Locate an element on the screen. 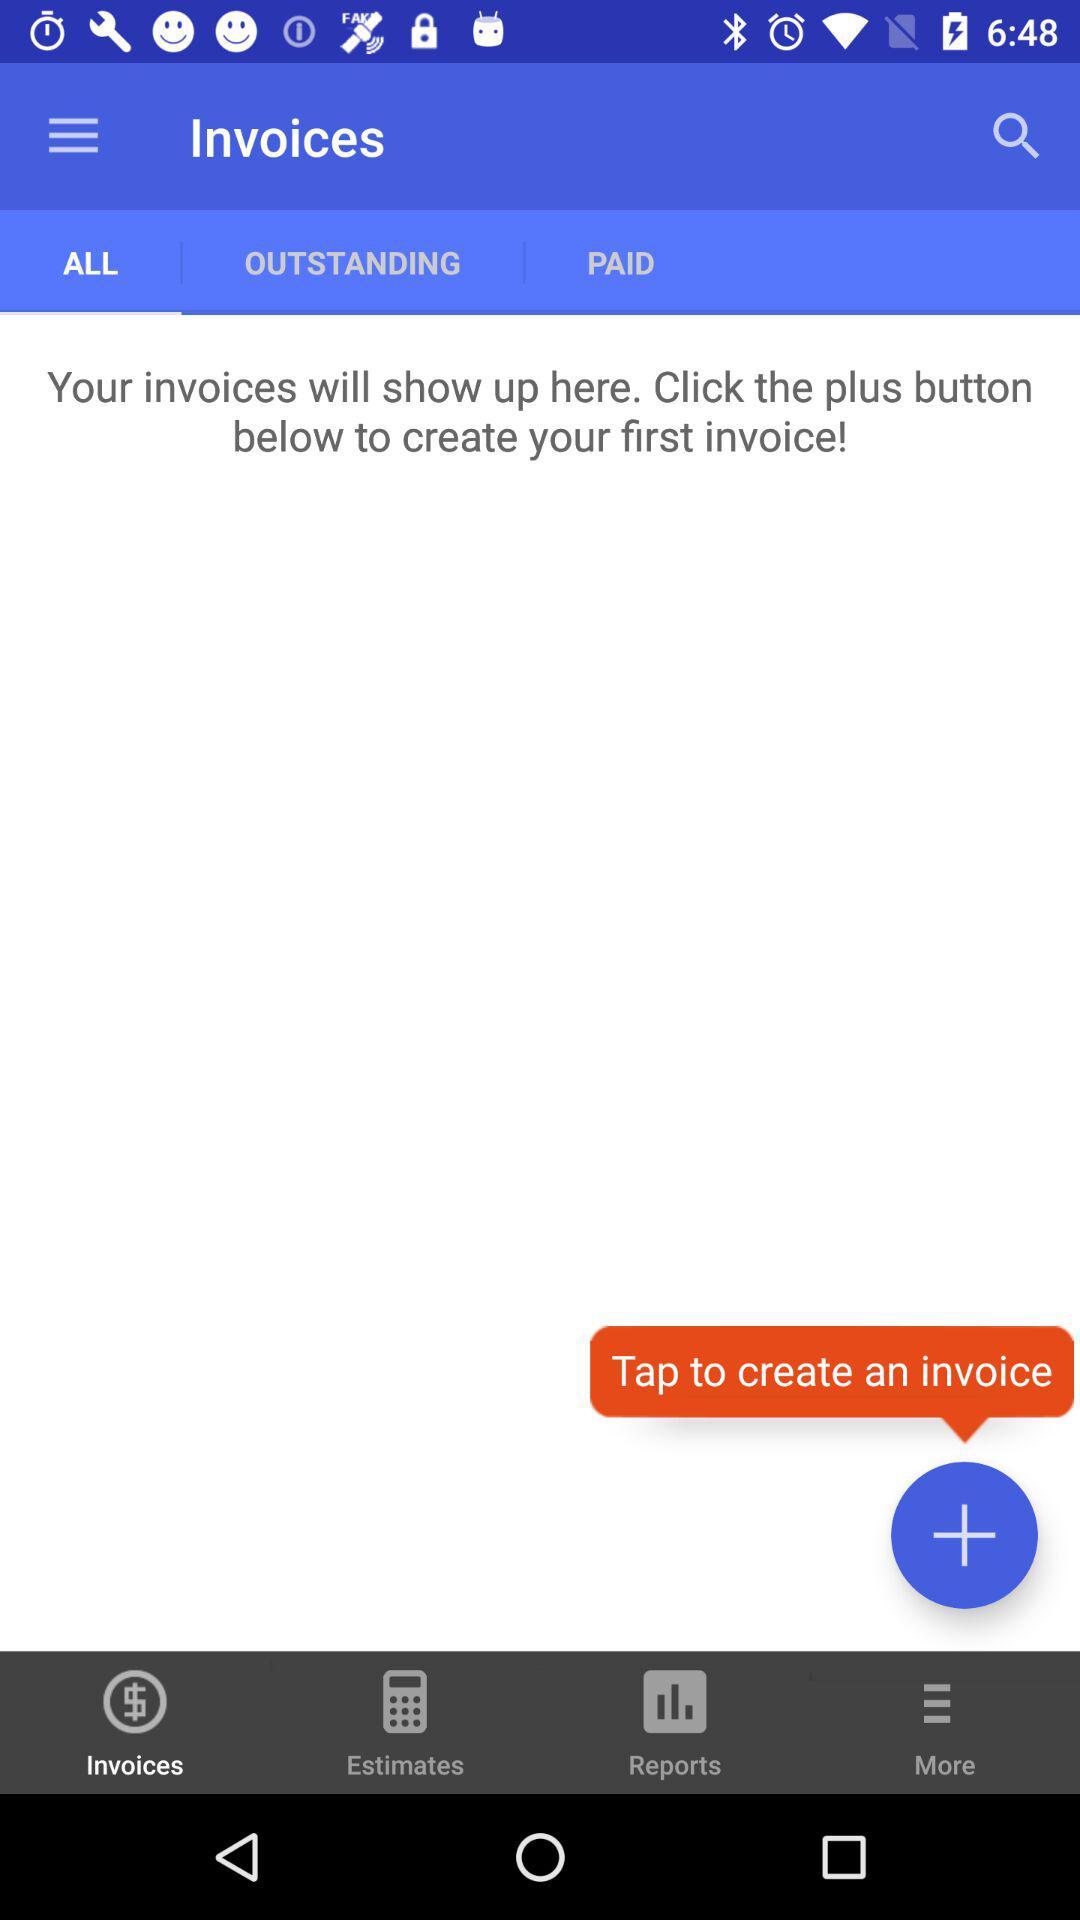 This screenshot has width=1080, height=1920. icon to the right of the reports is located at coordinates (945, 1736).